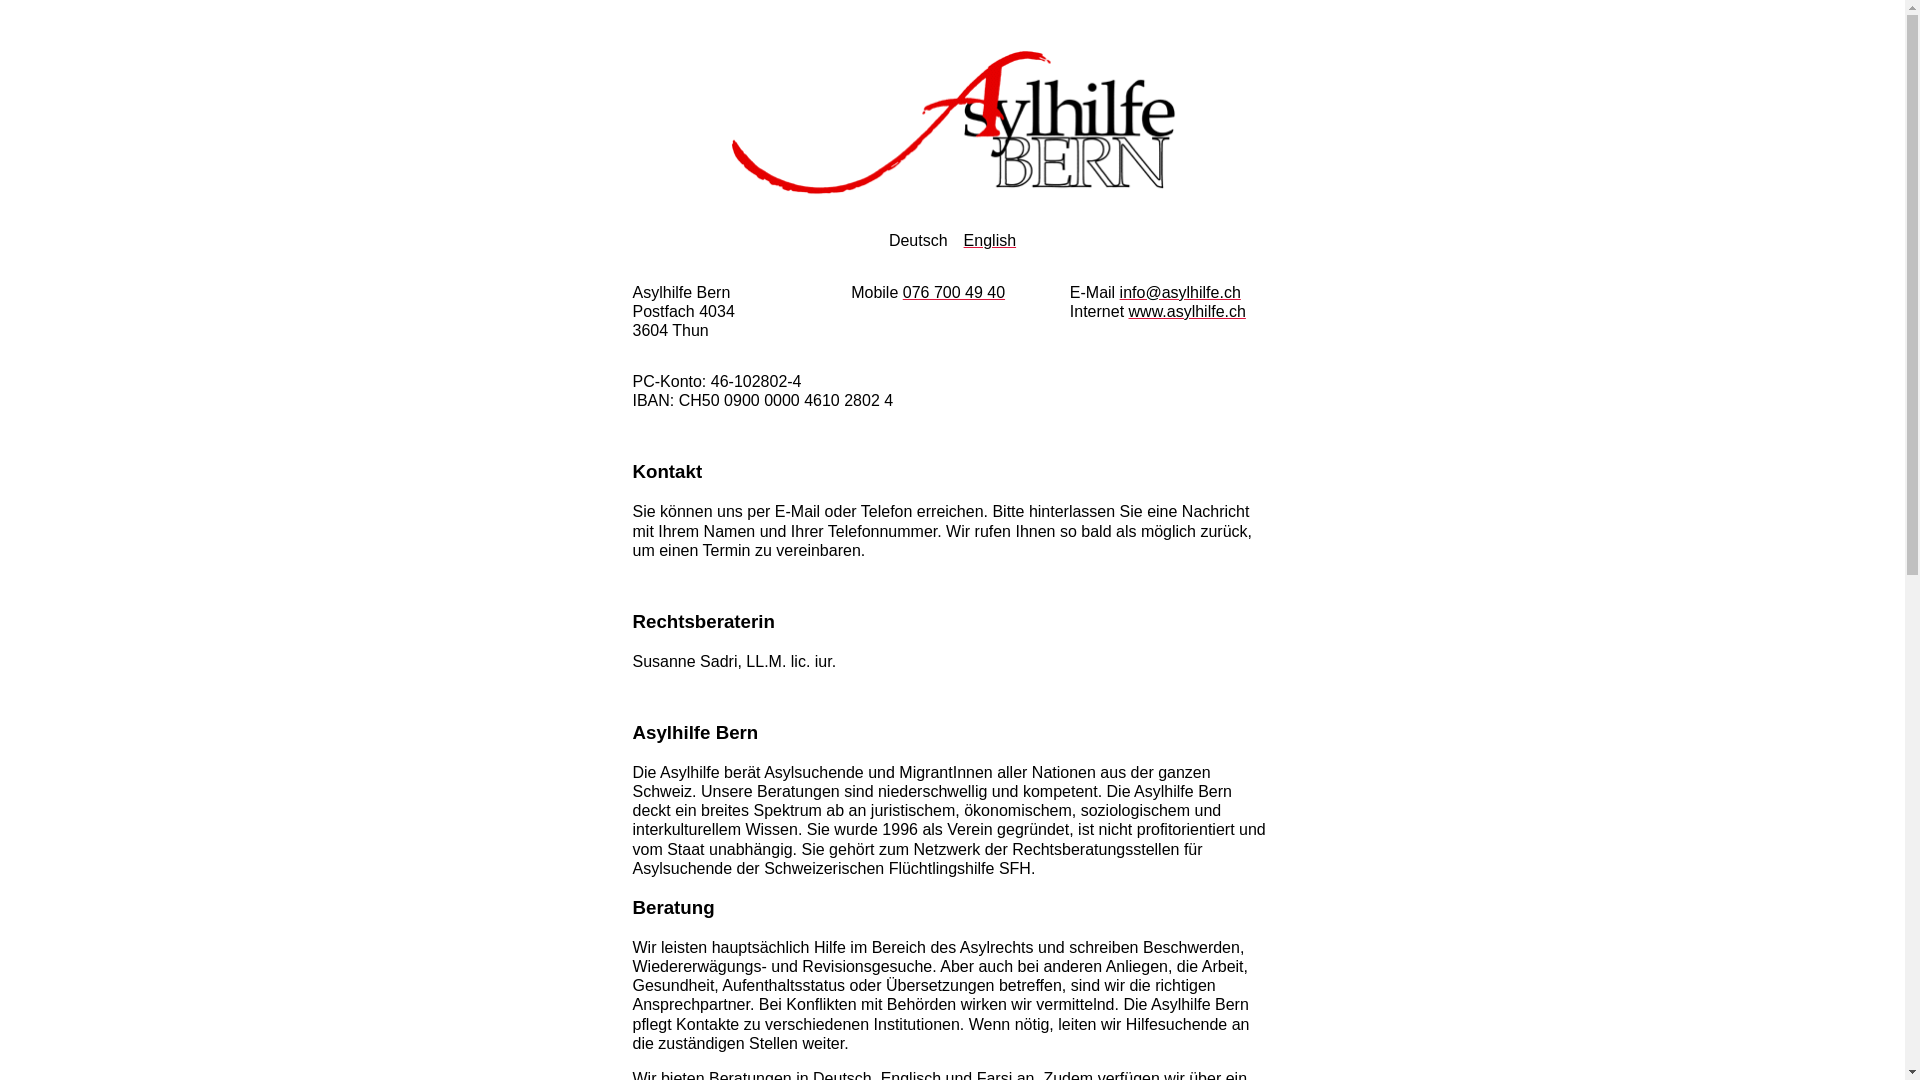 The width and height of the screenshot is (1920, 1080). Describe the element at coordinates (953, 292) in the screenshot. I see `'076 700 49 40'` at that location.